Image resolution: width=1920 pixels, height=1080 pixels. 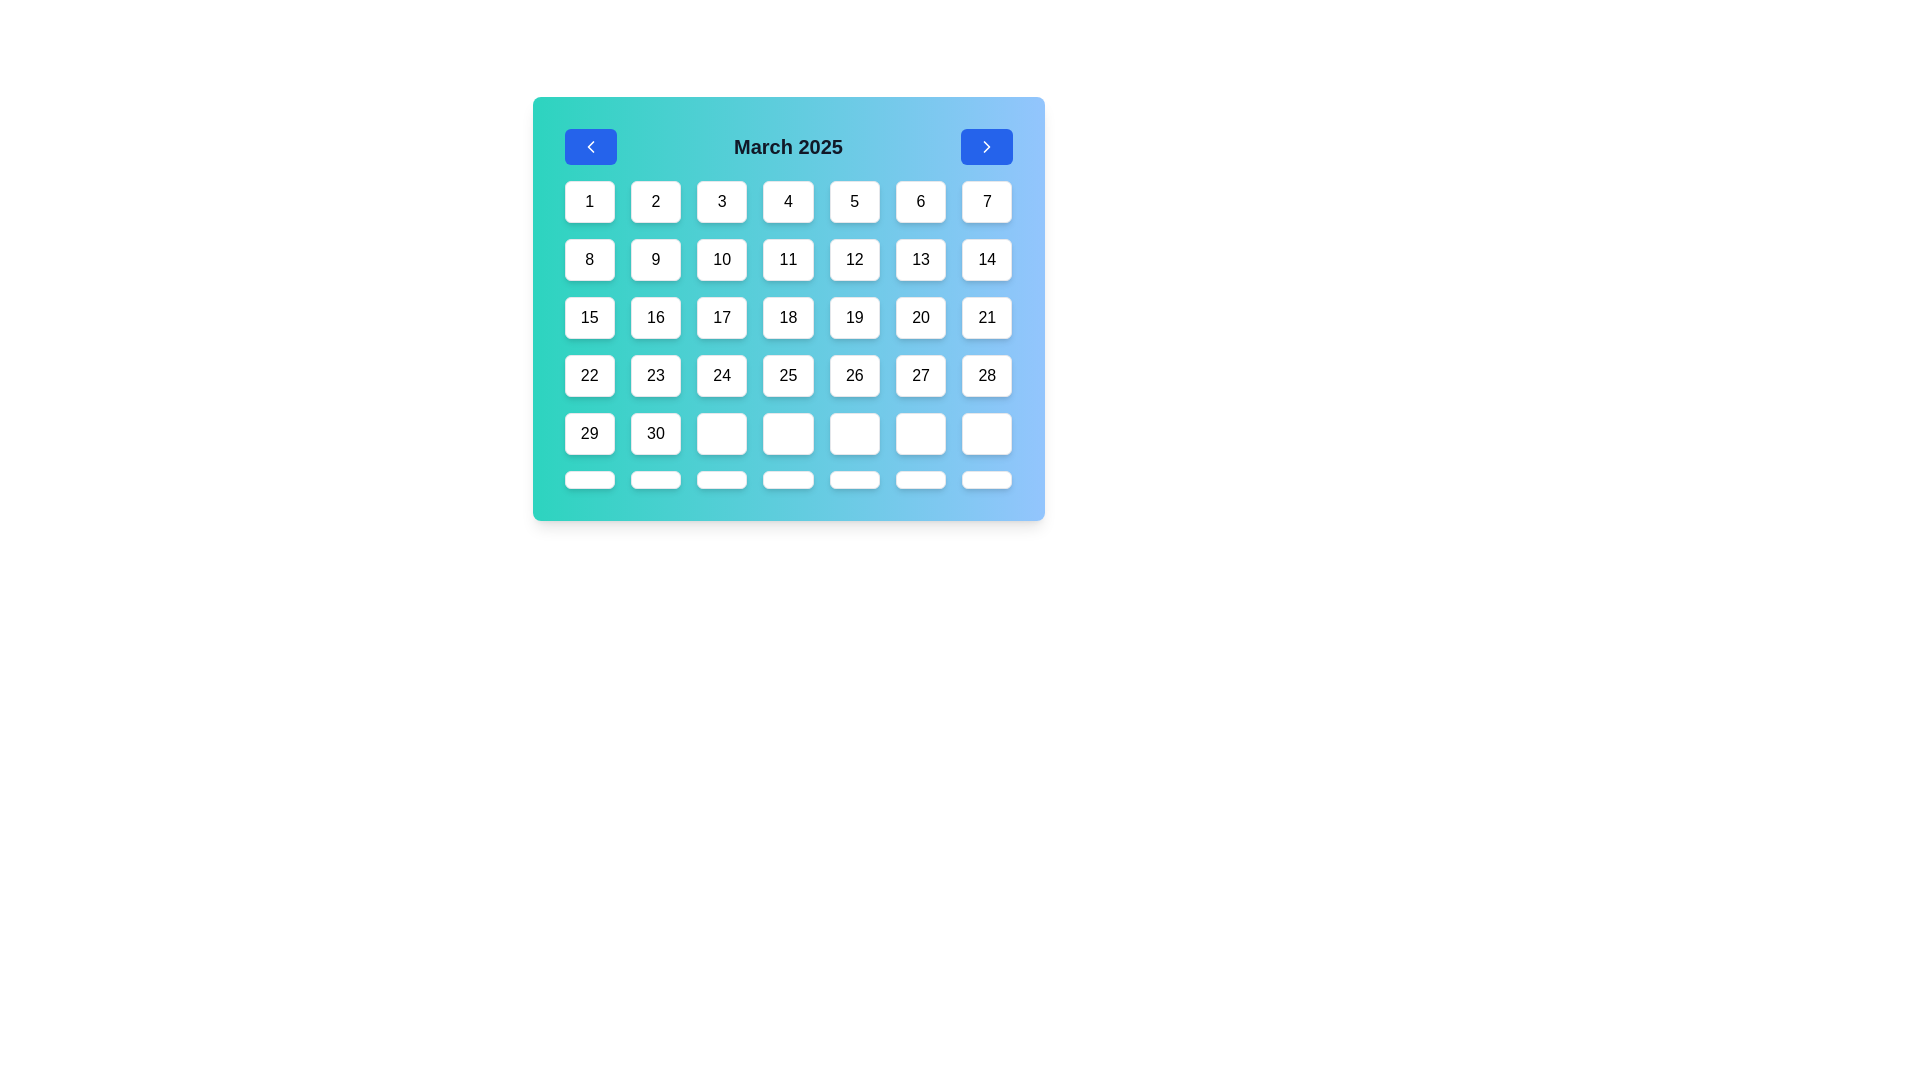 What do you see at coordinates (854, 433) in the screenshot?
I see `the rectangular button with a white background and rounded corners located in the fifth column of the fifth row in a grid layout` at bounding box center [854, 433].